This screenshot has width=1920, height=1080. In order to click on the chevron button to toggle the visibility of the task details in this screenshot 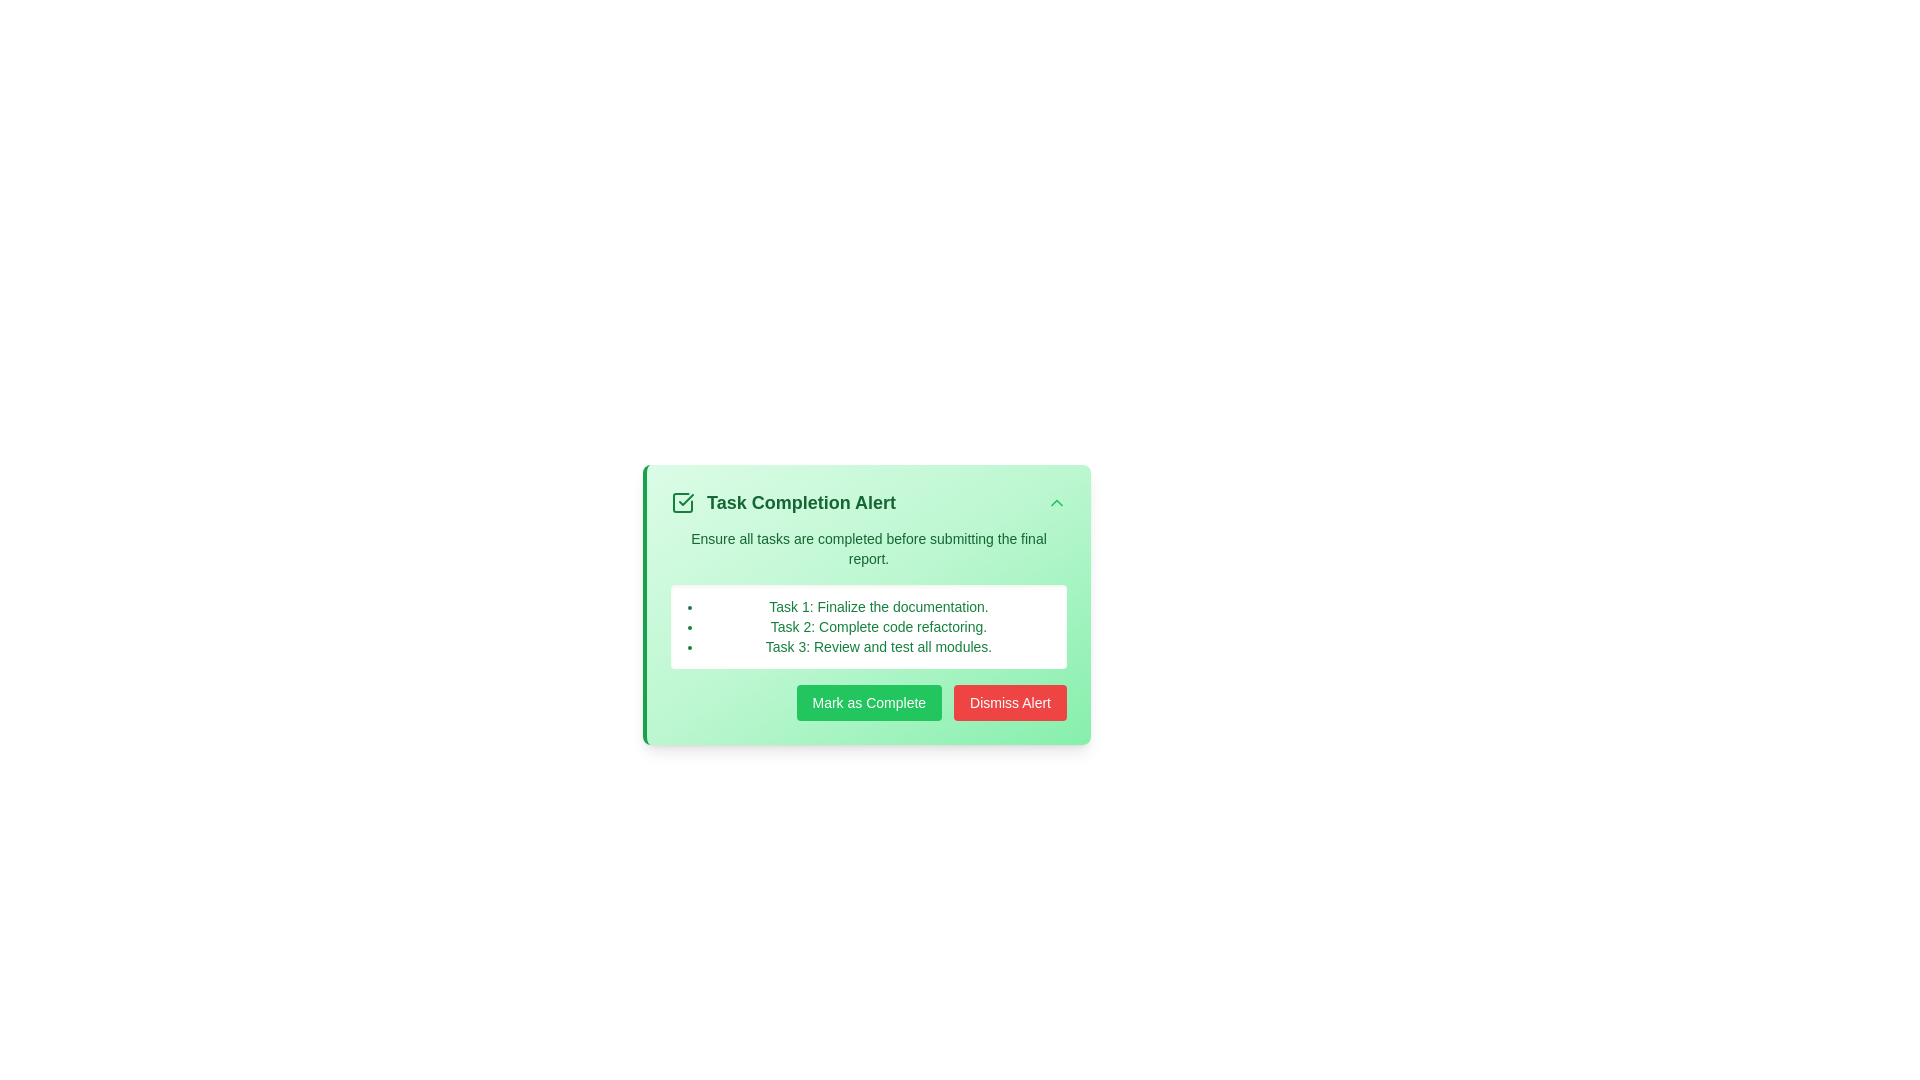, I will do `click(1055, 501)`.